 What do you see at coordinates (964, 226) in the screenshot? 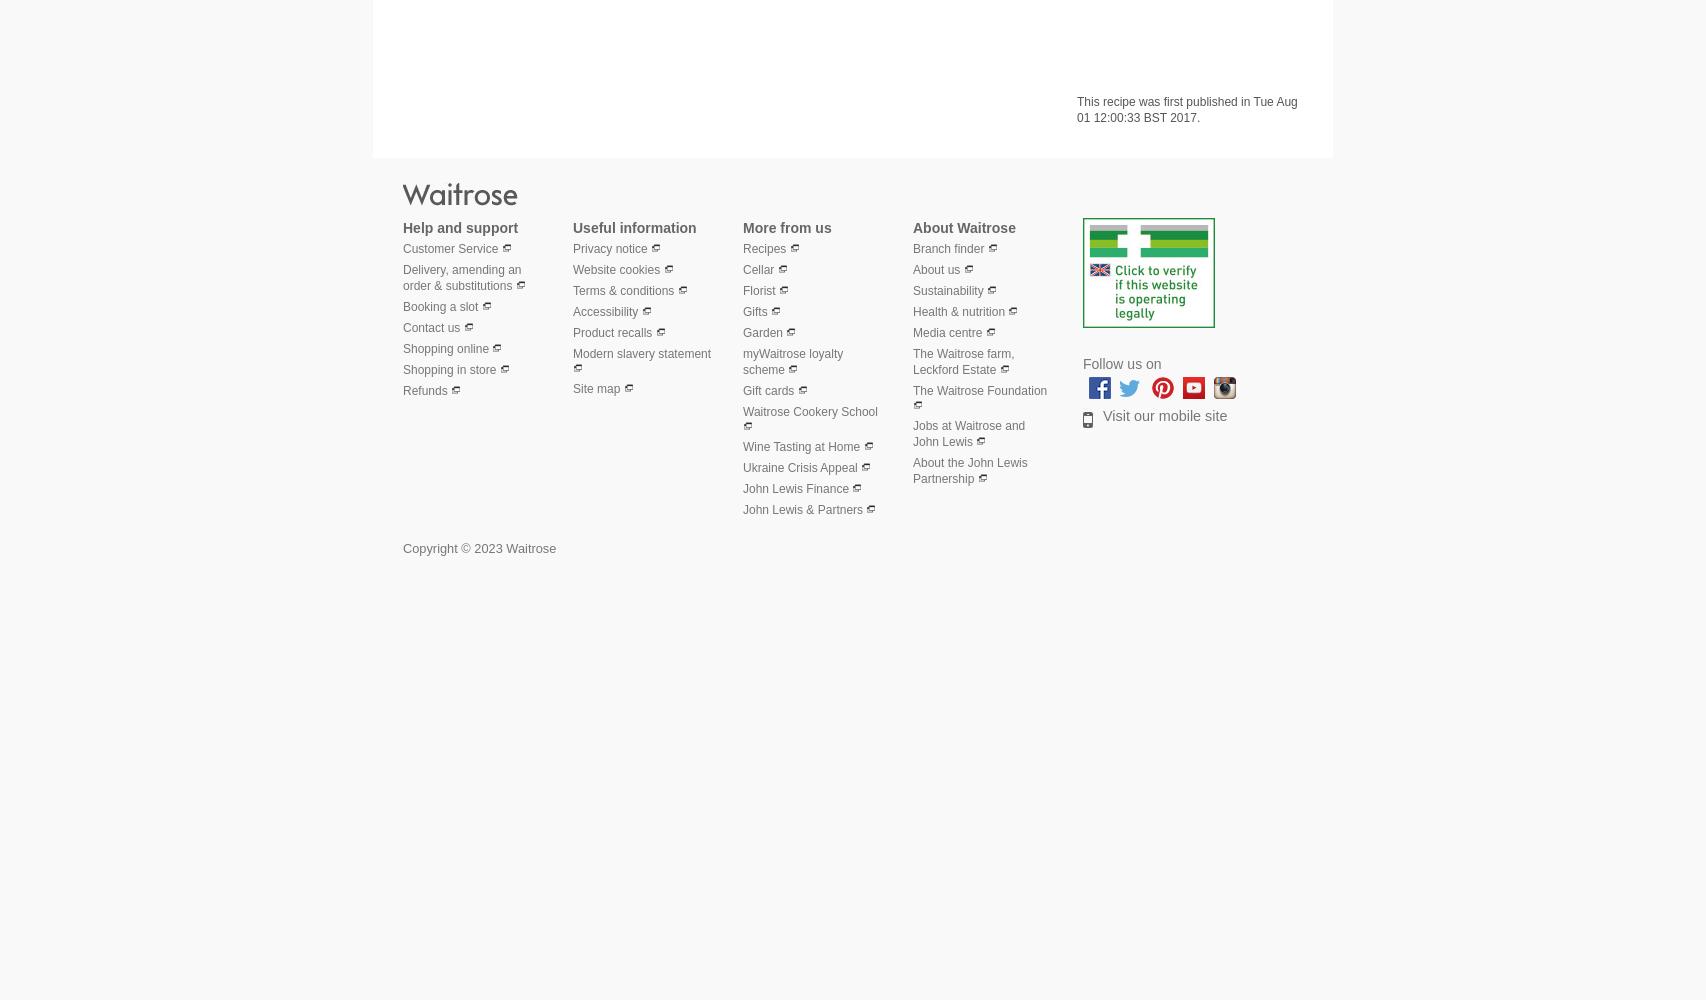
I see `'About Waitrose'` at bounding box center [964, 226].